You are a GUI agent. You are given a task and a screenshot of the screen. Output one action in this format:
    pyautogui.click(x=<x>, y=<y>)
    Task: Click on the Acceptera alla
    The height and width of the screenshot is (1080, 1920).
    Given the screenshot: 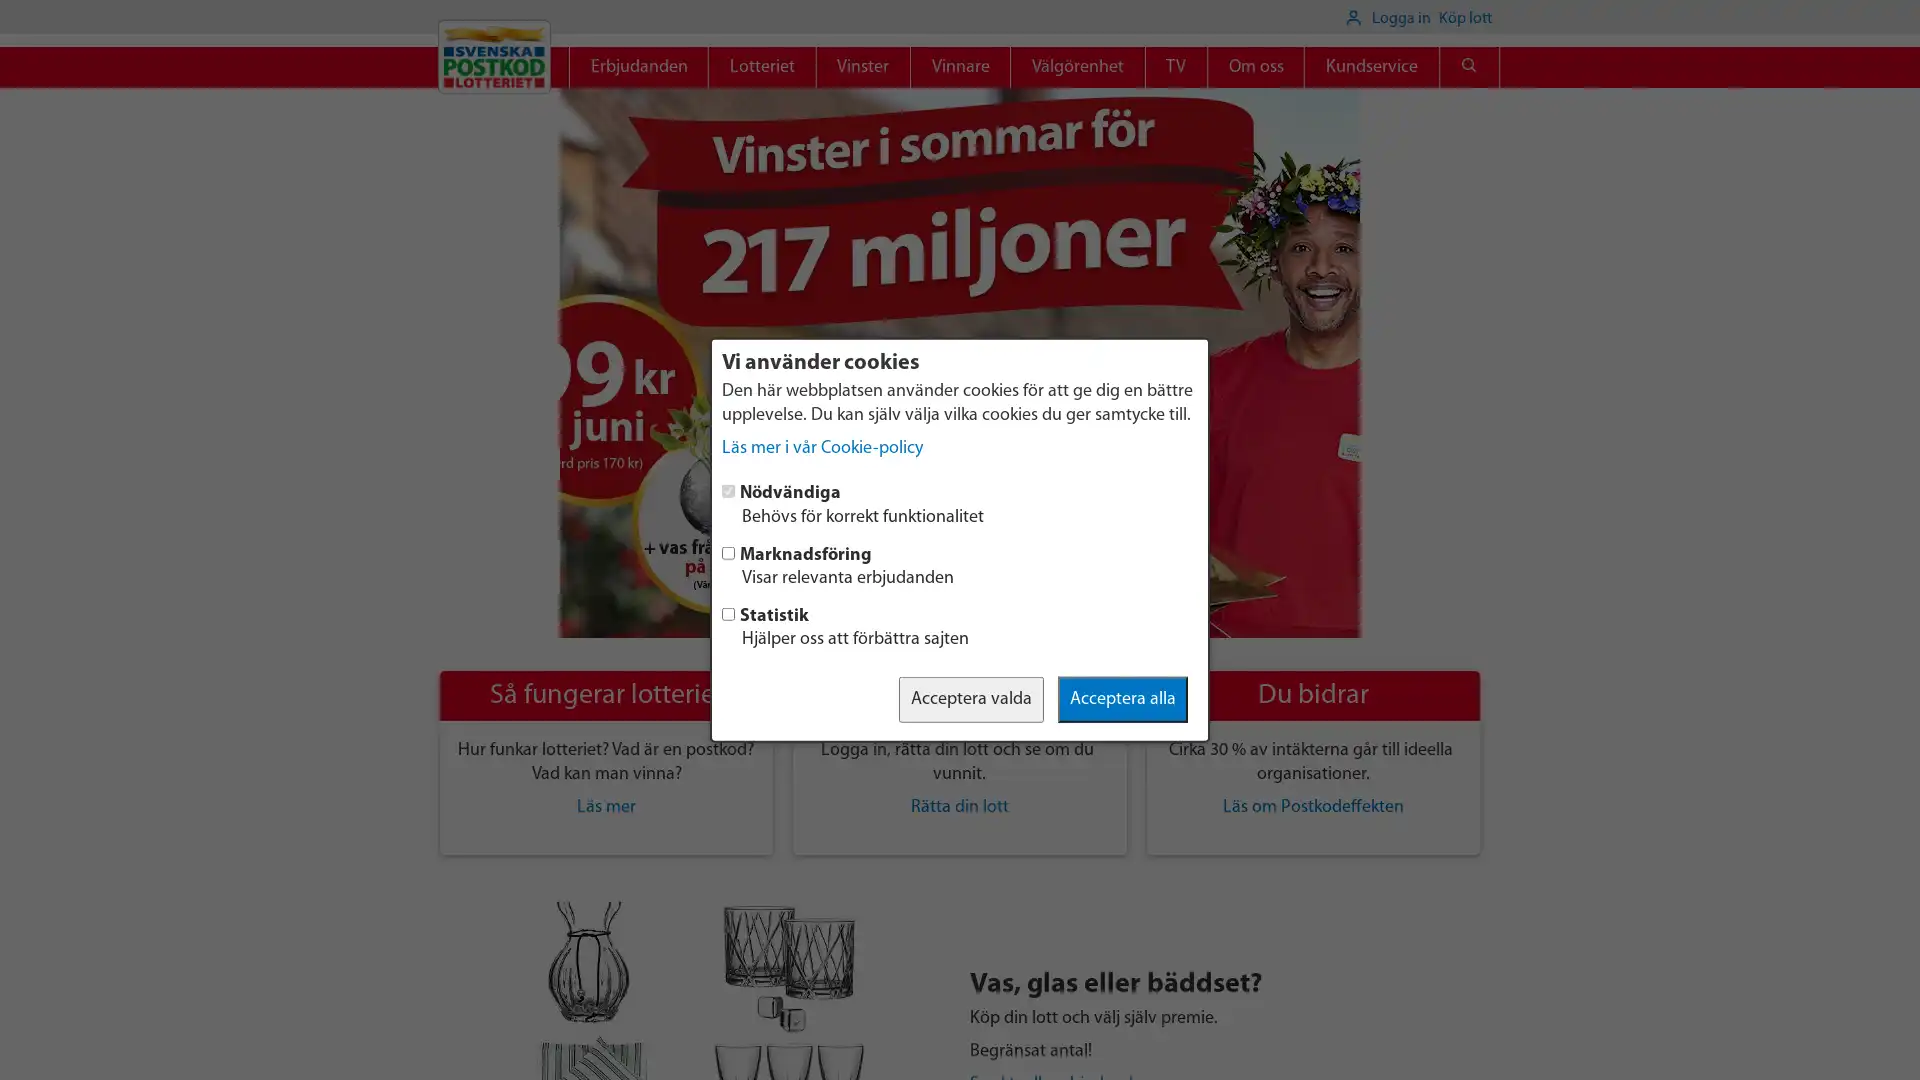 What is the action you would take?
    pyautogui.click(x=1123, y=697)
    